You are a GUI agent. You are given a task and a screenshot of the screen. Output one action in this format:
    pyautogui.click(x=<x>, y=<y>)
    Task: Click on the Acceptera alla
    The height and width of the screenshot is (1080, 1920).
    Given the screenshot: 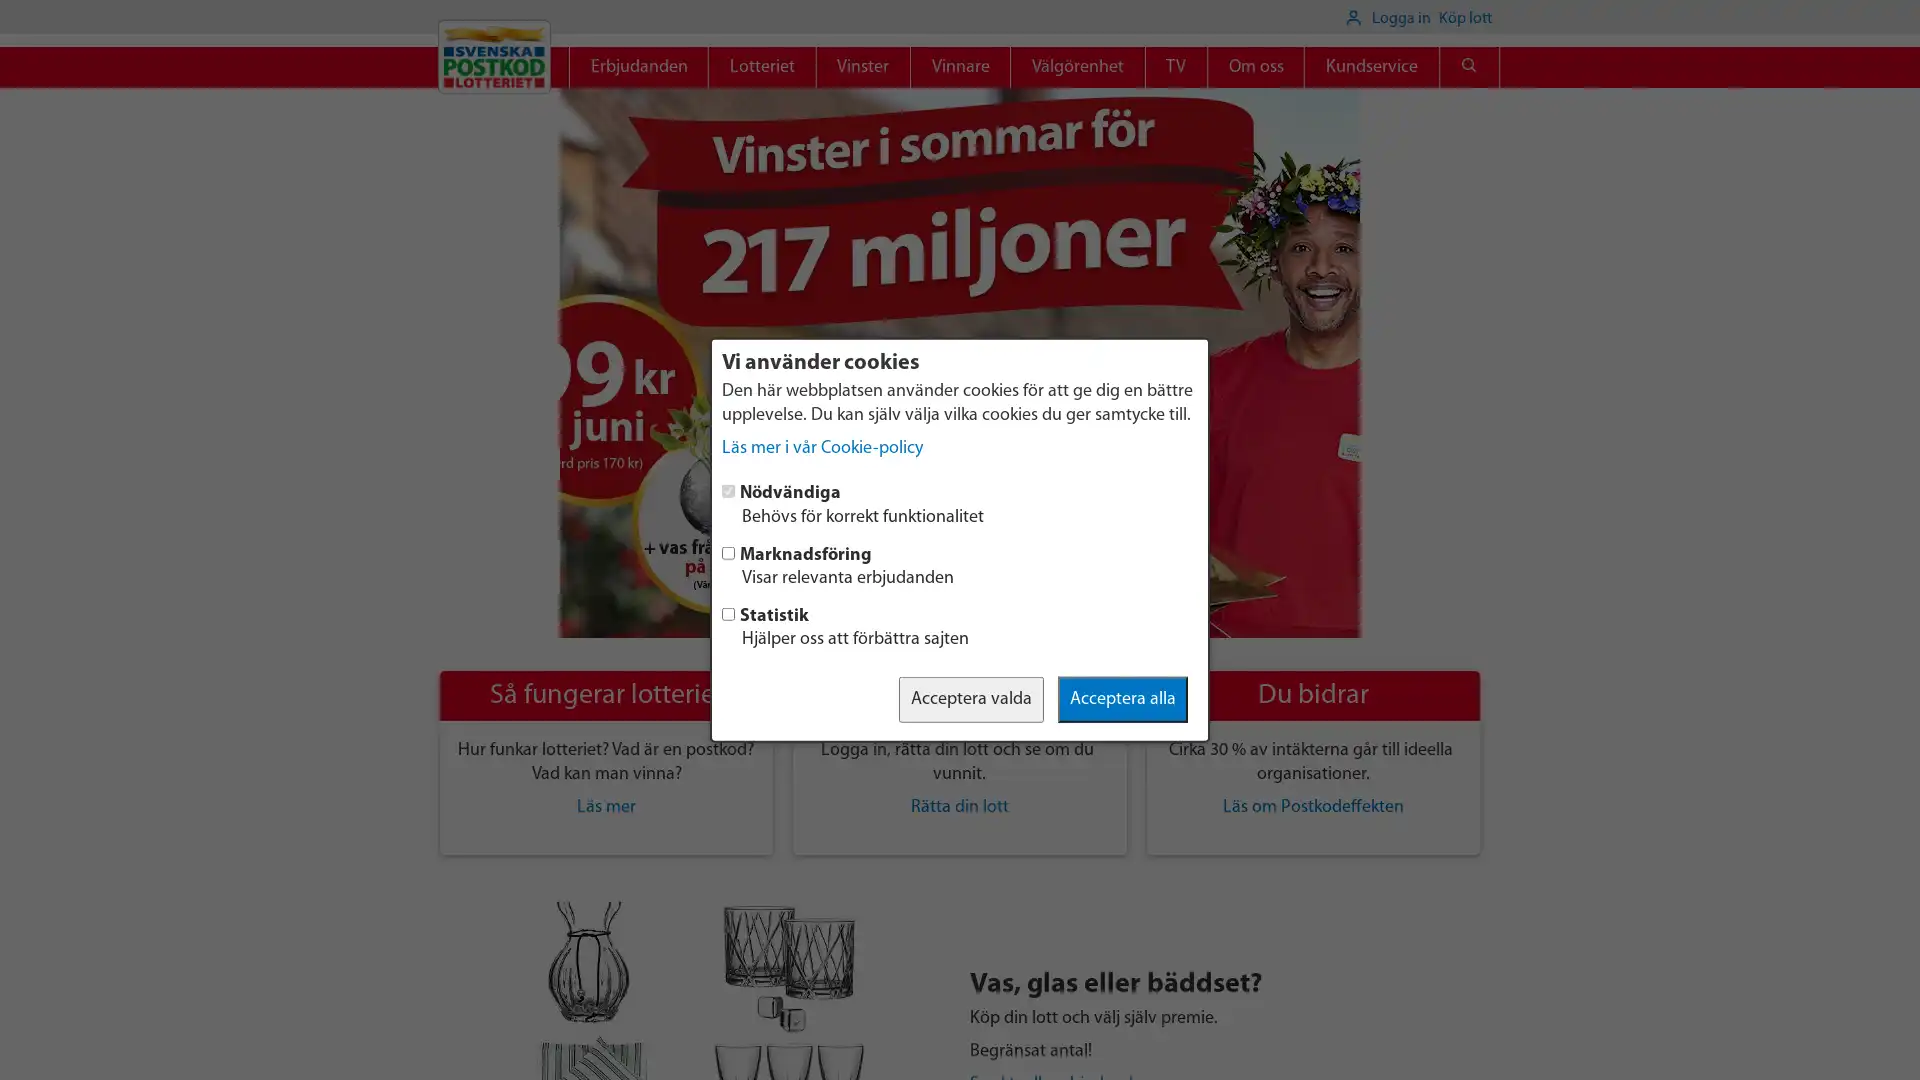 What is the action you would take?
    pyautogui.click(x=1123, y=697)
    